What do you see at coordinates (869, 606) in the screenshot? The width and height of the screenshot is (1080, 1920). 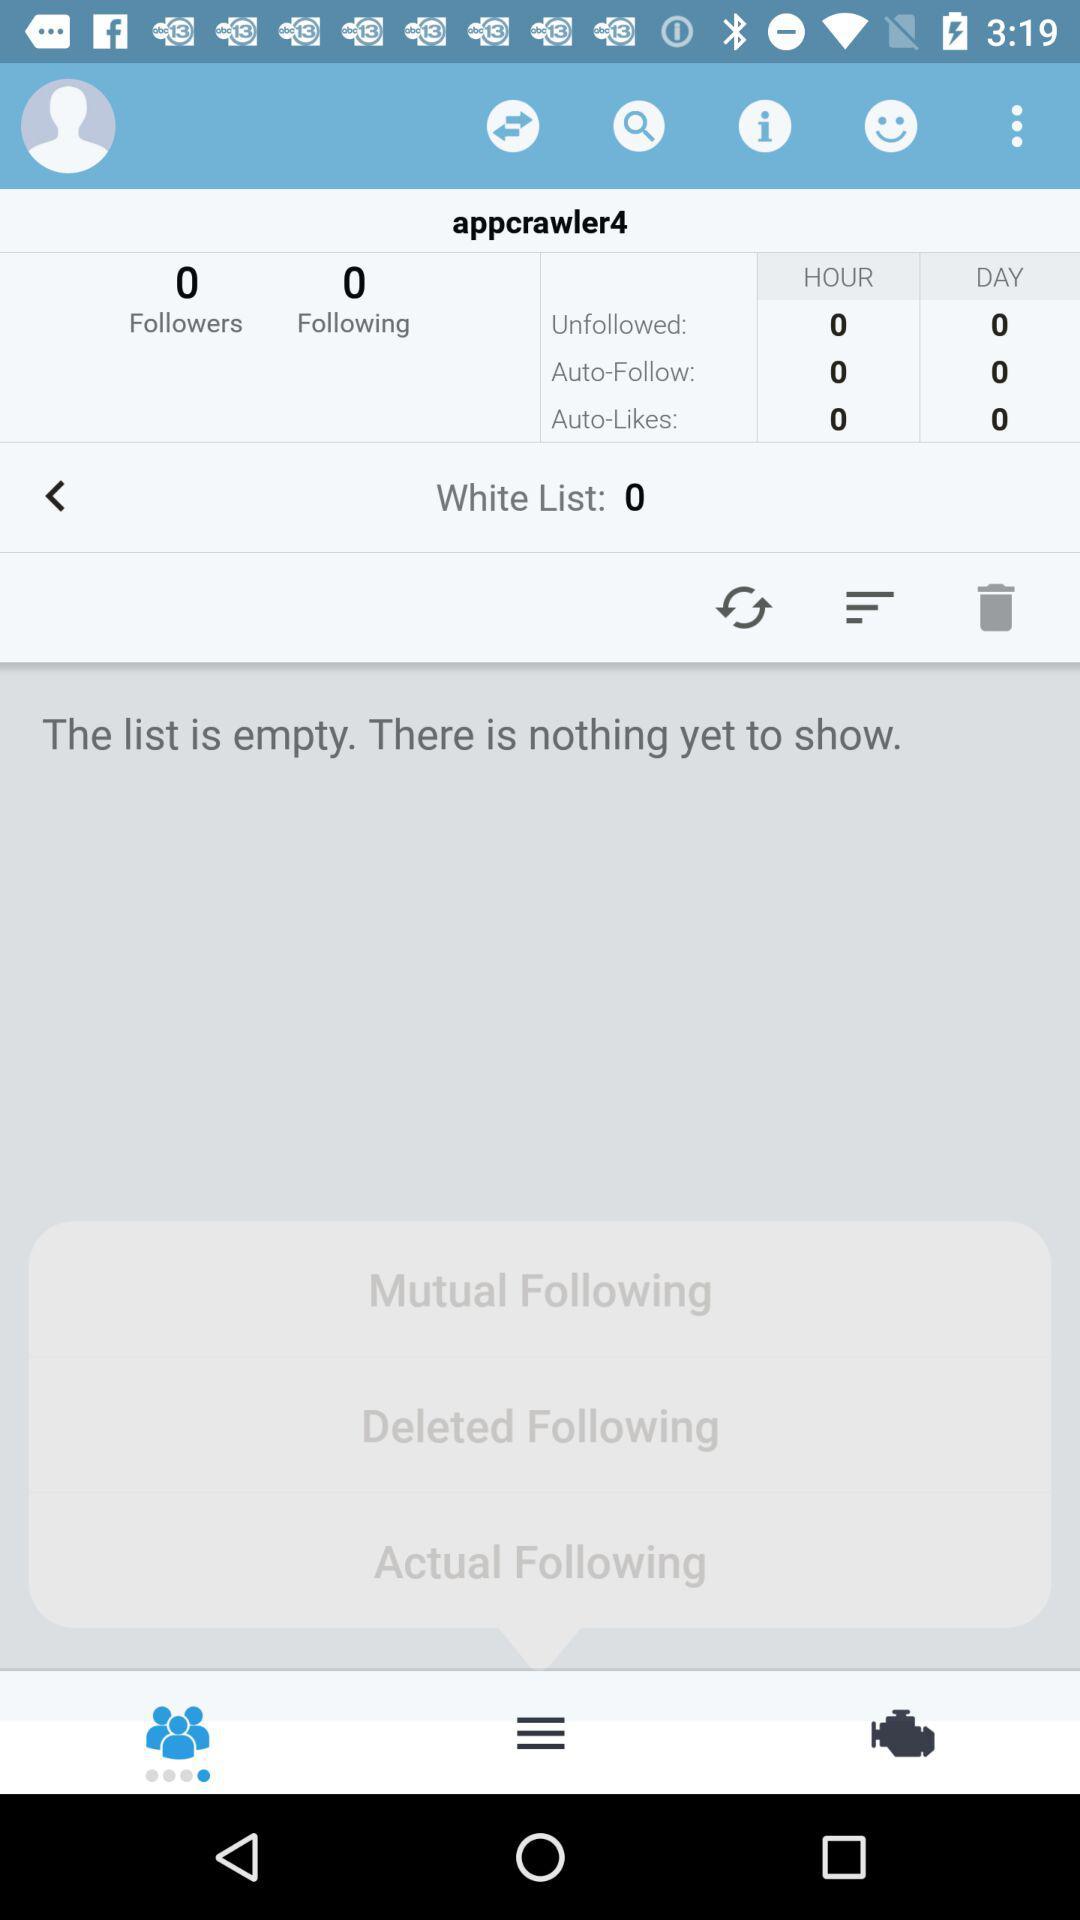 I see `the filter_list icon` at bounding box center [869, 606].